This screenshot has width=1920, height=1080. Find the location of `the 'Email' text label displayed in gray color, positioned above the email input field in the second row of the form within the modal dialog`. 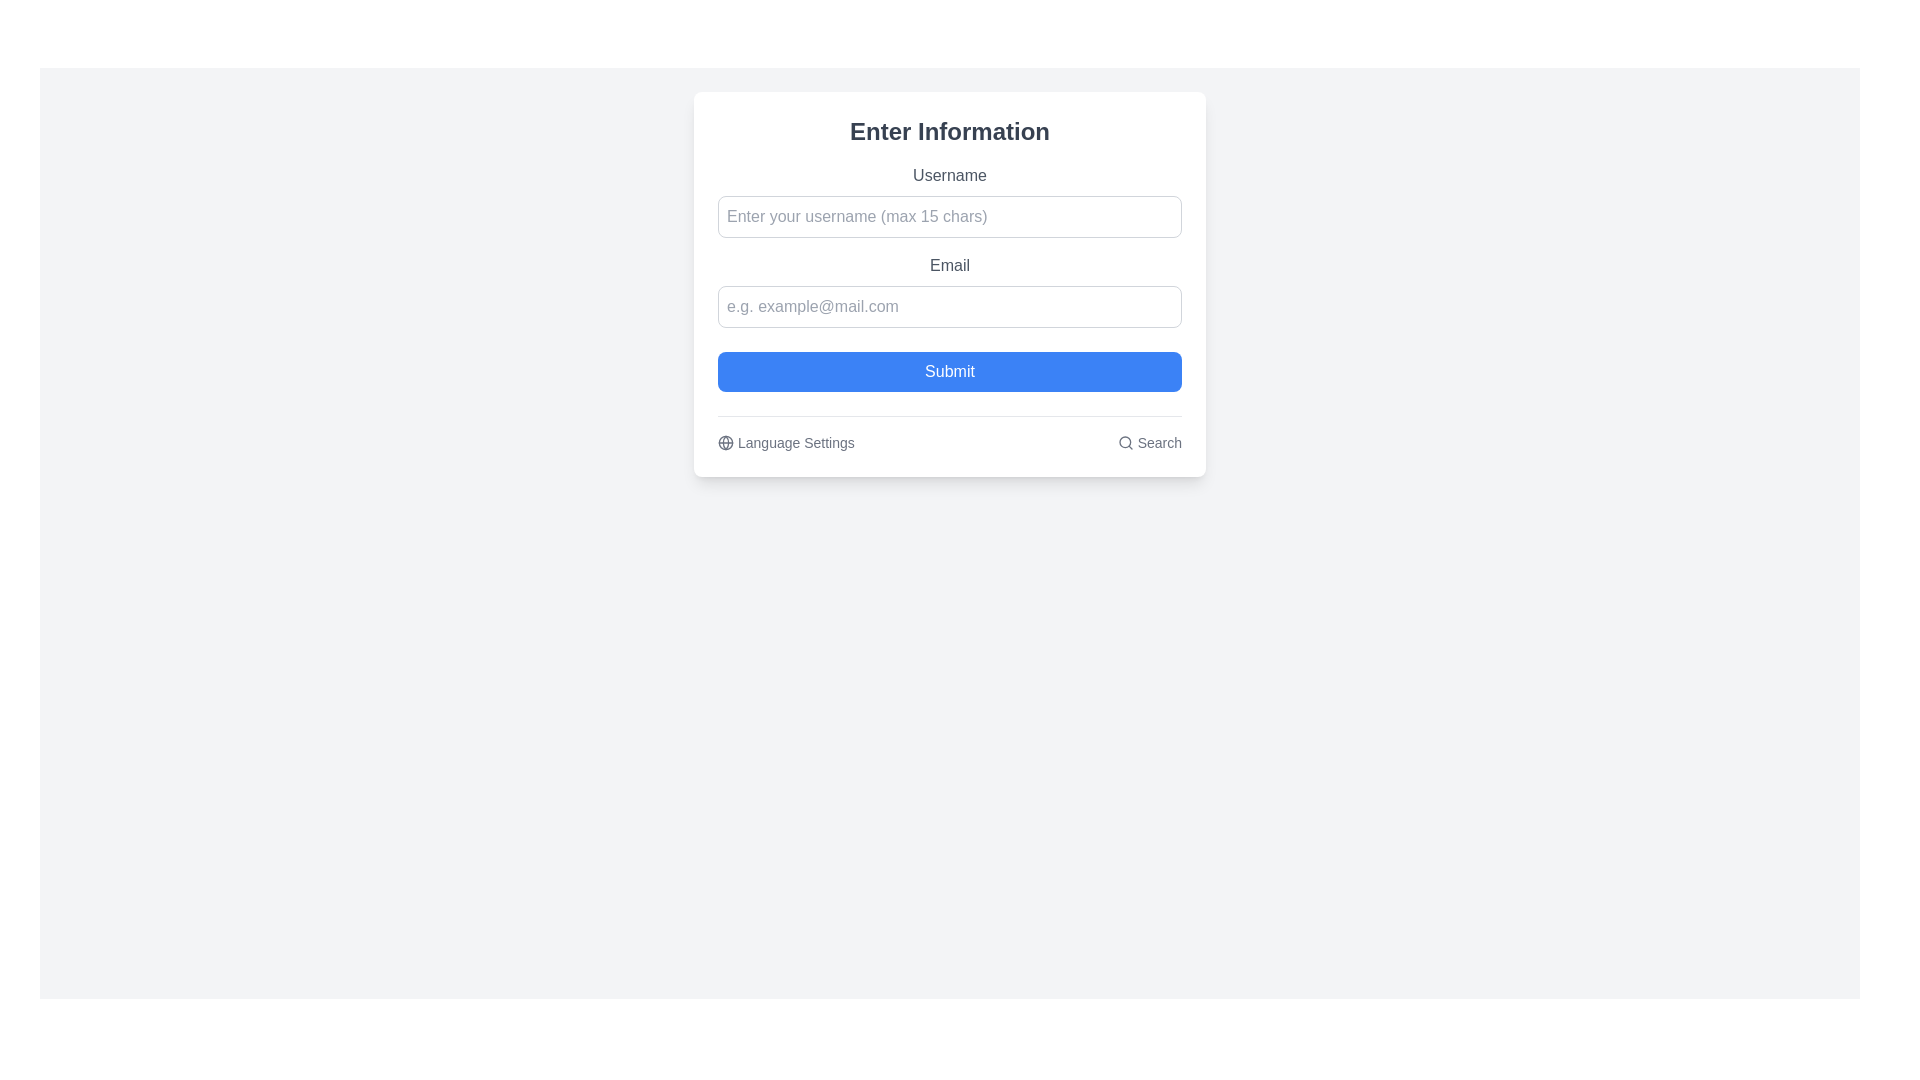

the 'Email' text label displayed in gray color, positioned above the email input field in the second row of the form within the modal dialog is located at coordinates (949, 265).